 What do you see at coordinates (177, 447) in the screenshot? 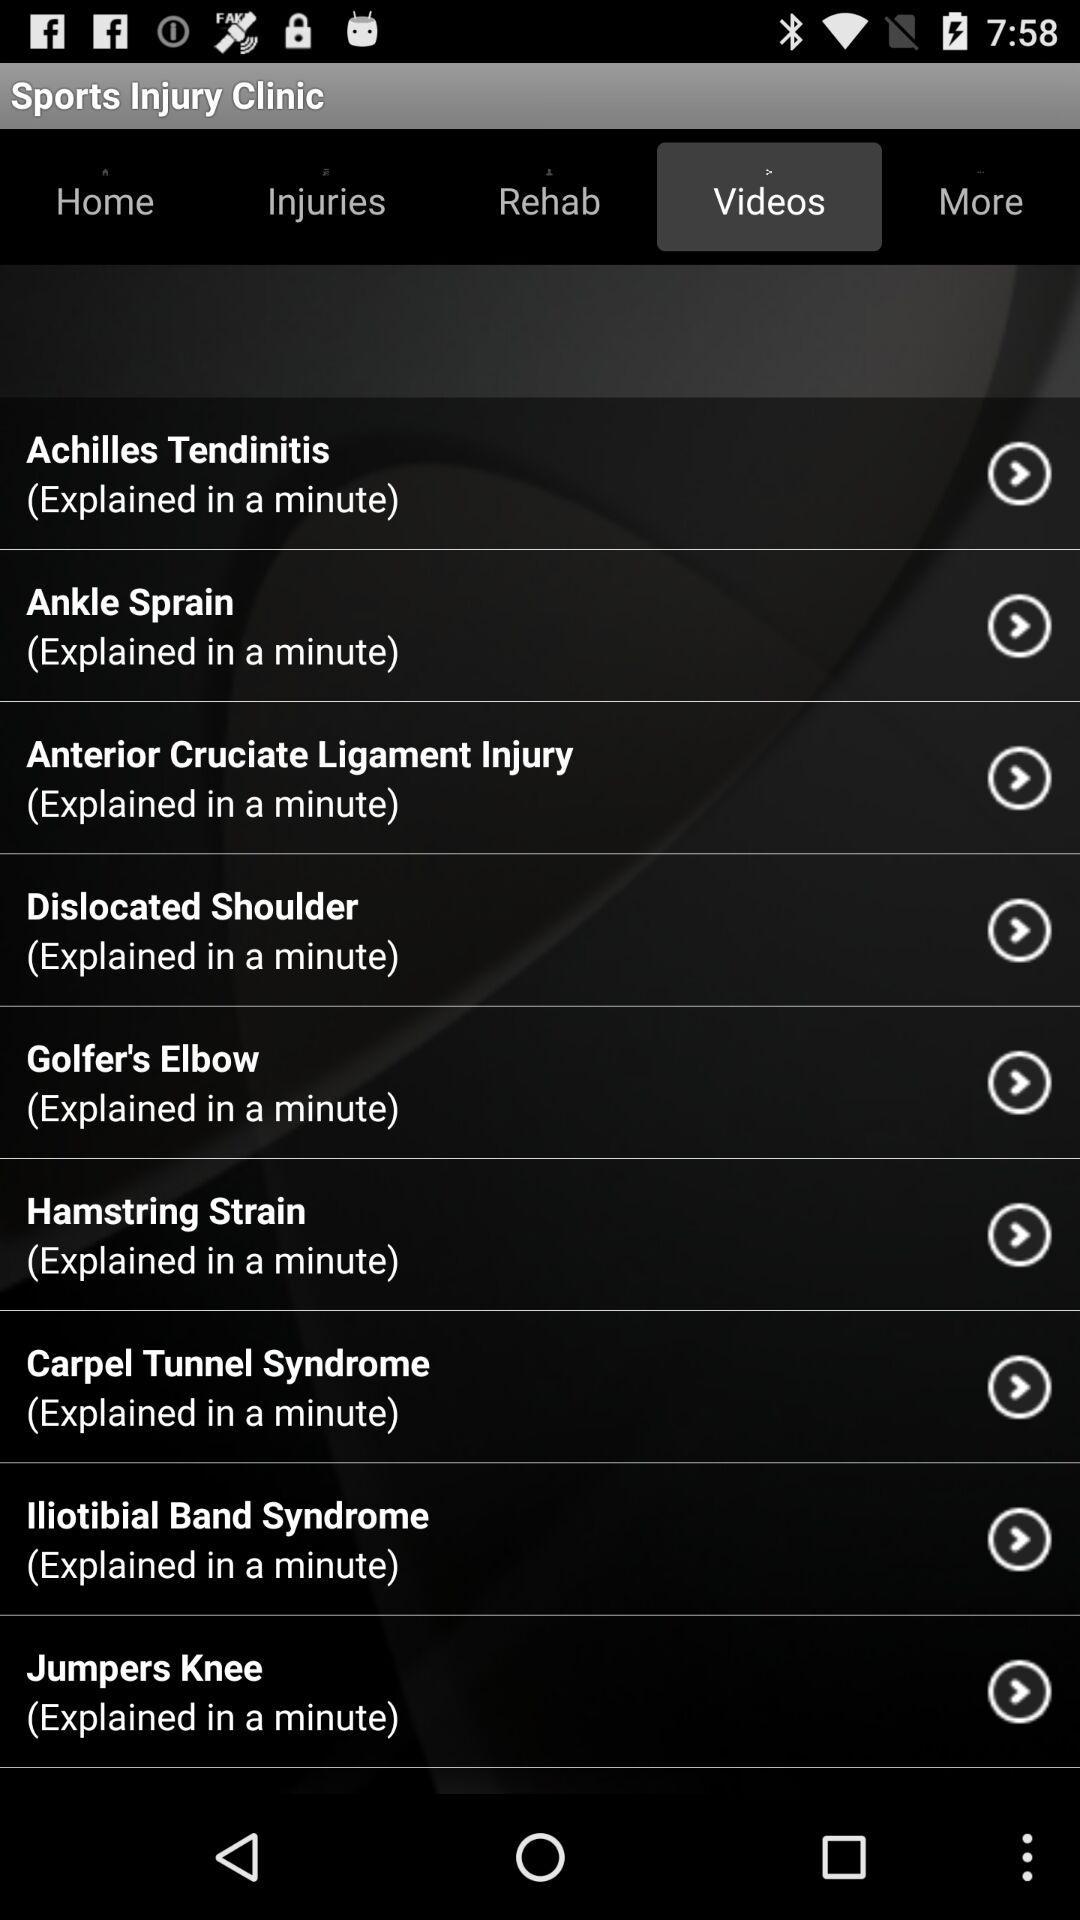
I see `achilles tendinitis app` at bounding box center [177, 447].